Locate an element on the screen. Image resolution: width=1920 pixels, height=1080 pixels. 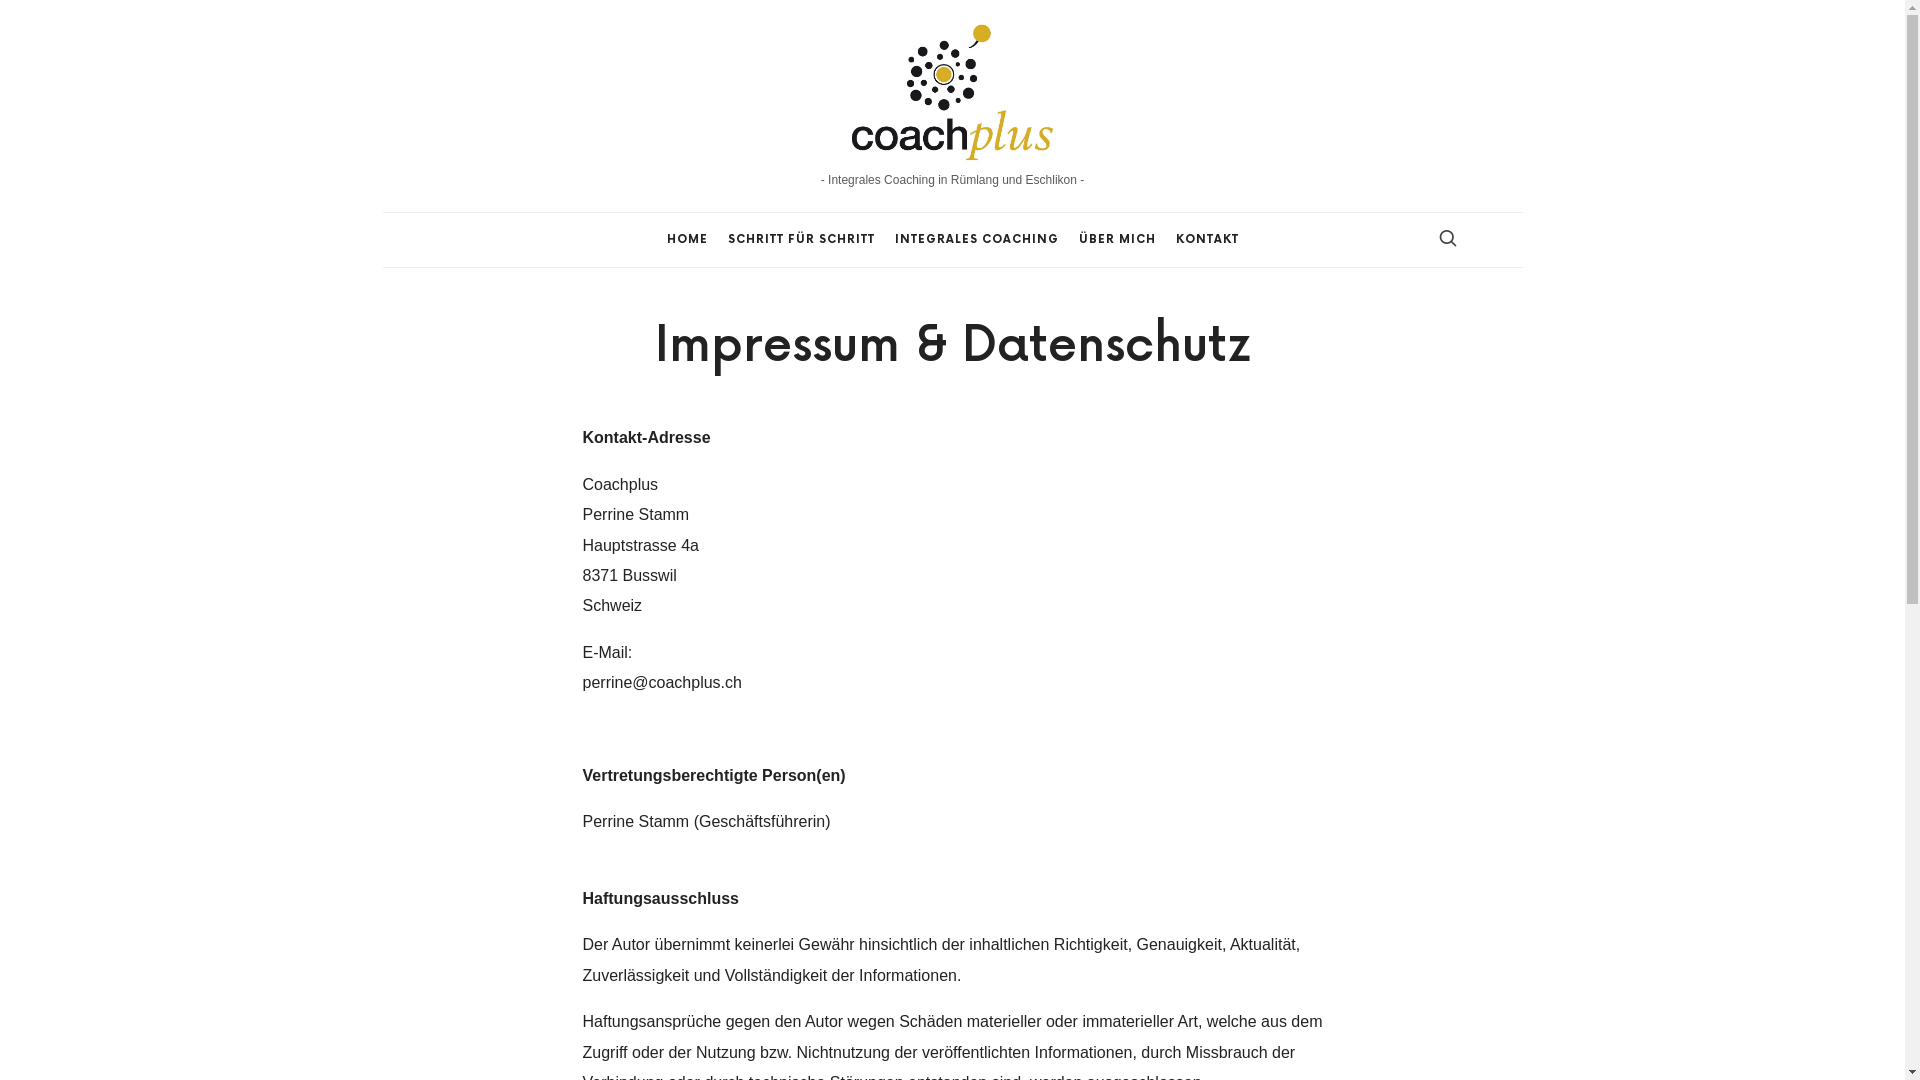
'CoachPlus von Perrine Stamm' is located at coordinates (951, 88).